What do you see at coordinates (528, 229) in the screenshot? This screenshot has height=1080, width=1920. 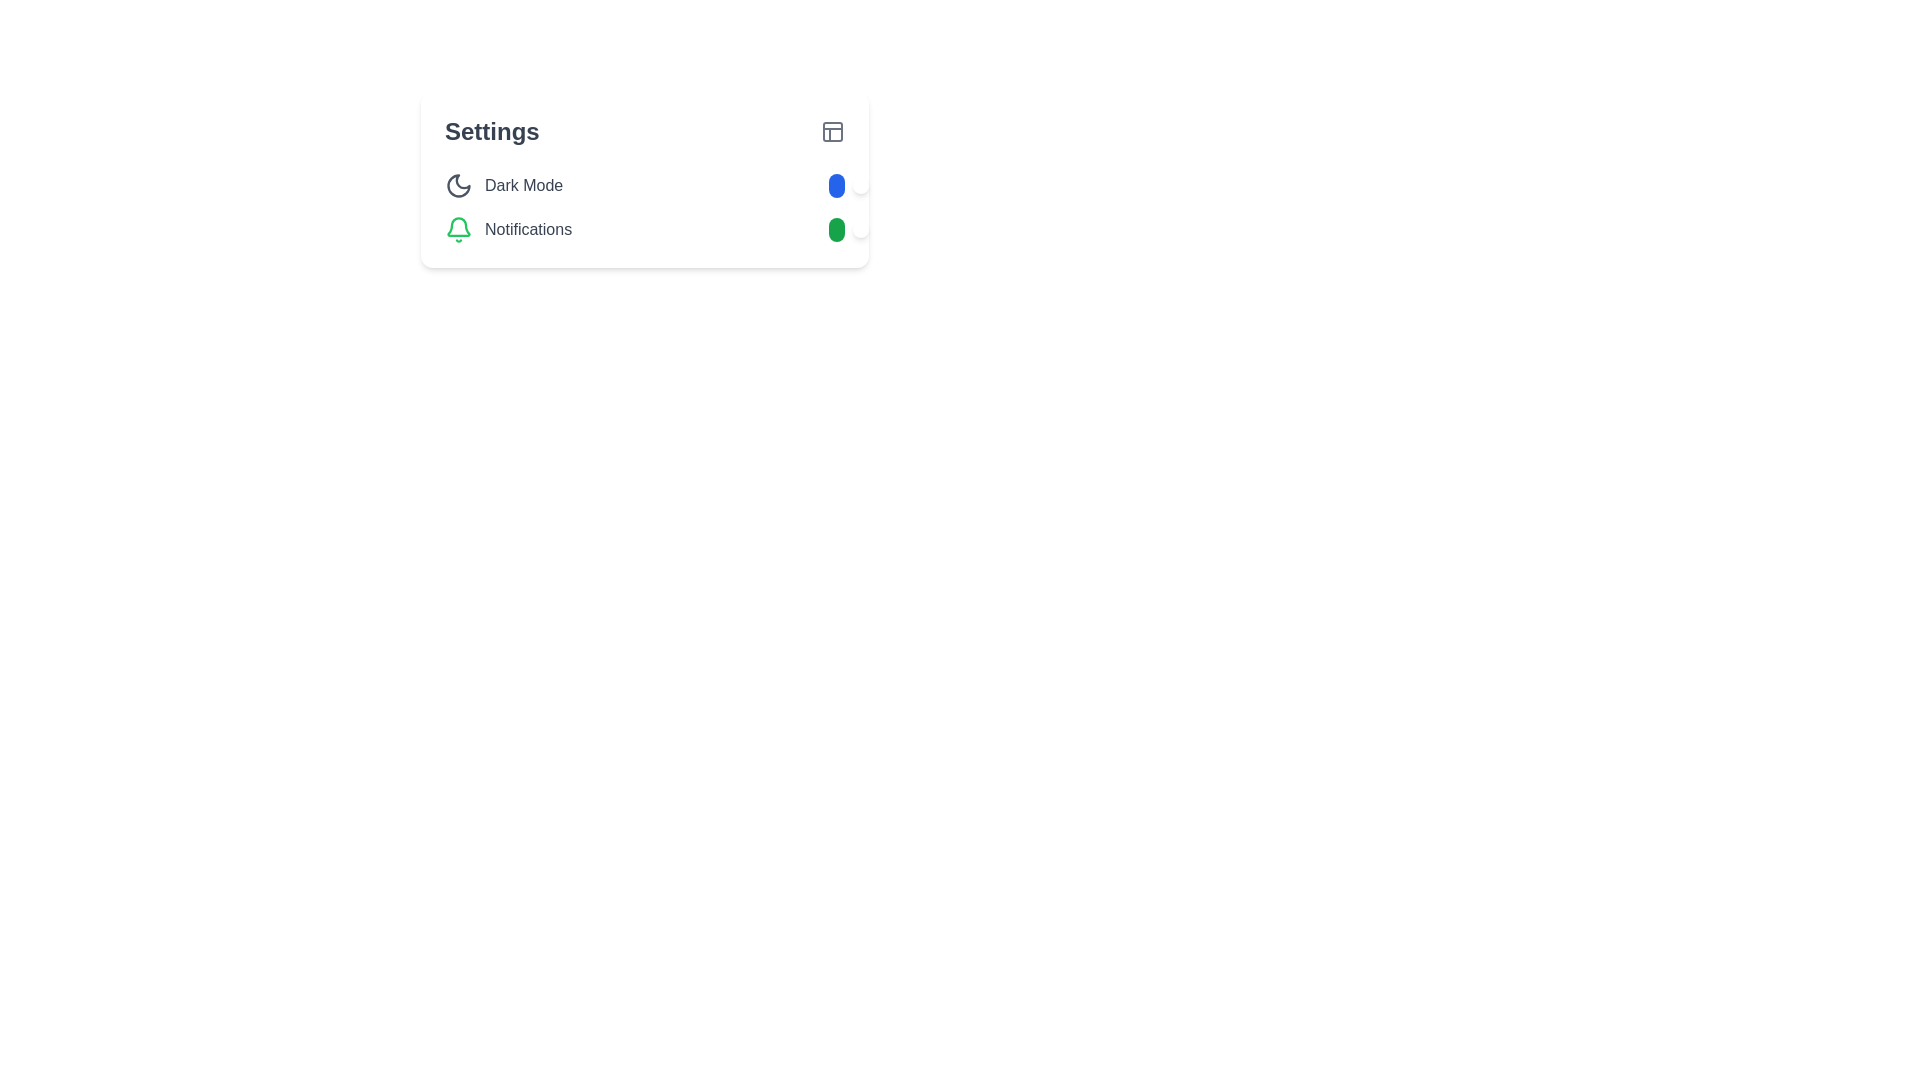 I see `the text label in the settings menu that indicates notification-related options, which is positioned below the 'Dark Mode' entry and aligned with a green bell icon` at bounding box center [528, 229].